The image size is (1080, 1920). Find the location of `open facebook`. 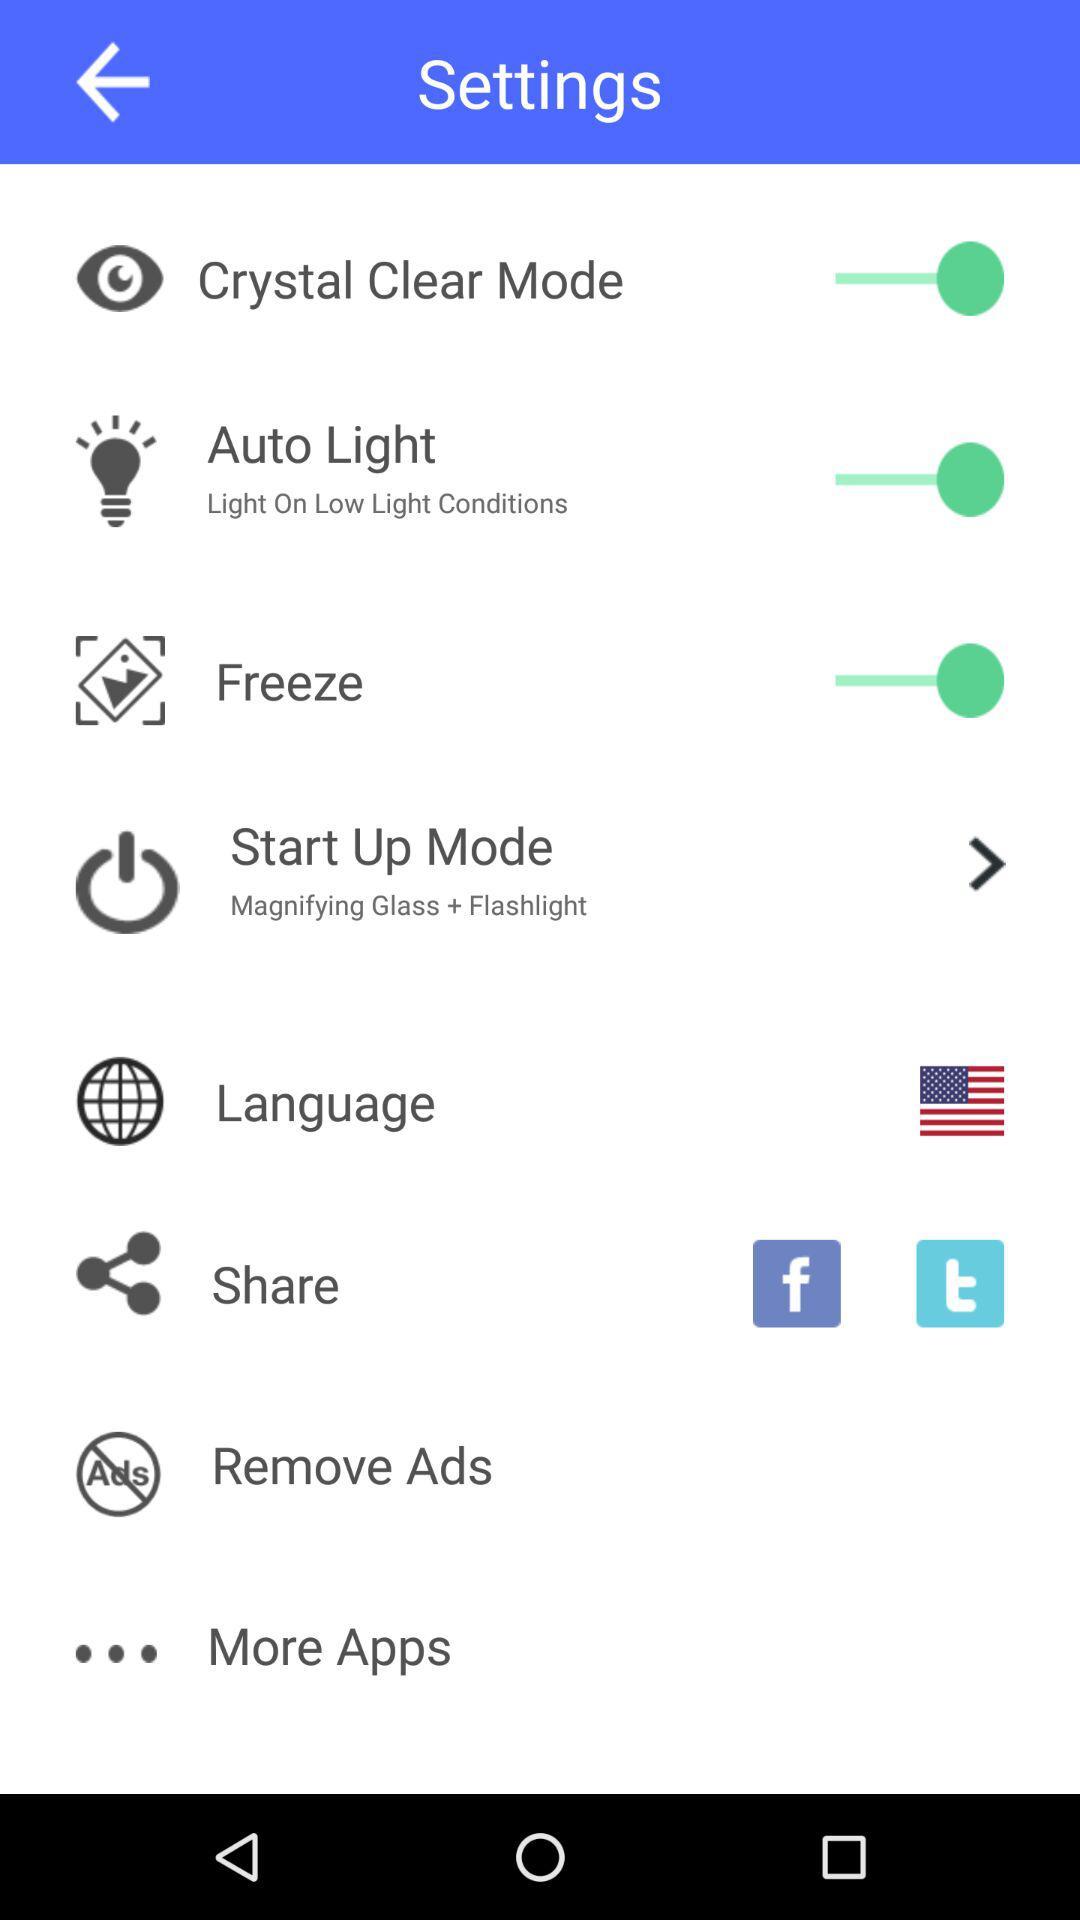

open facebook is located at coordinates (795, 1283).